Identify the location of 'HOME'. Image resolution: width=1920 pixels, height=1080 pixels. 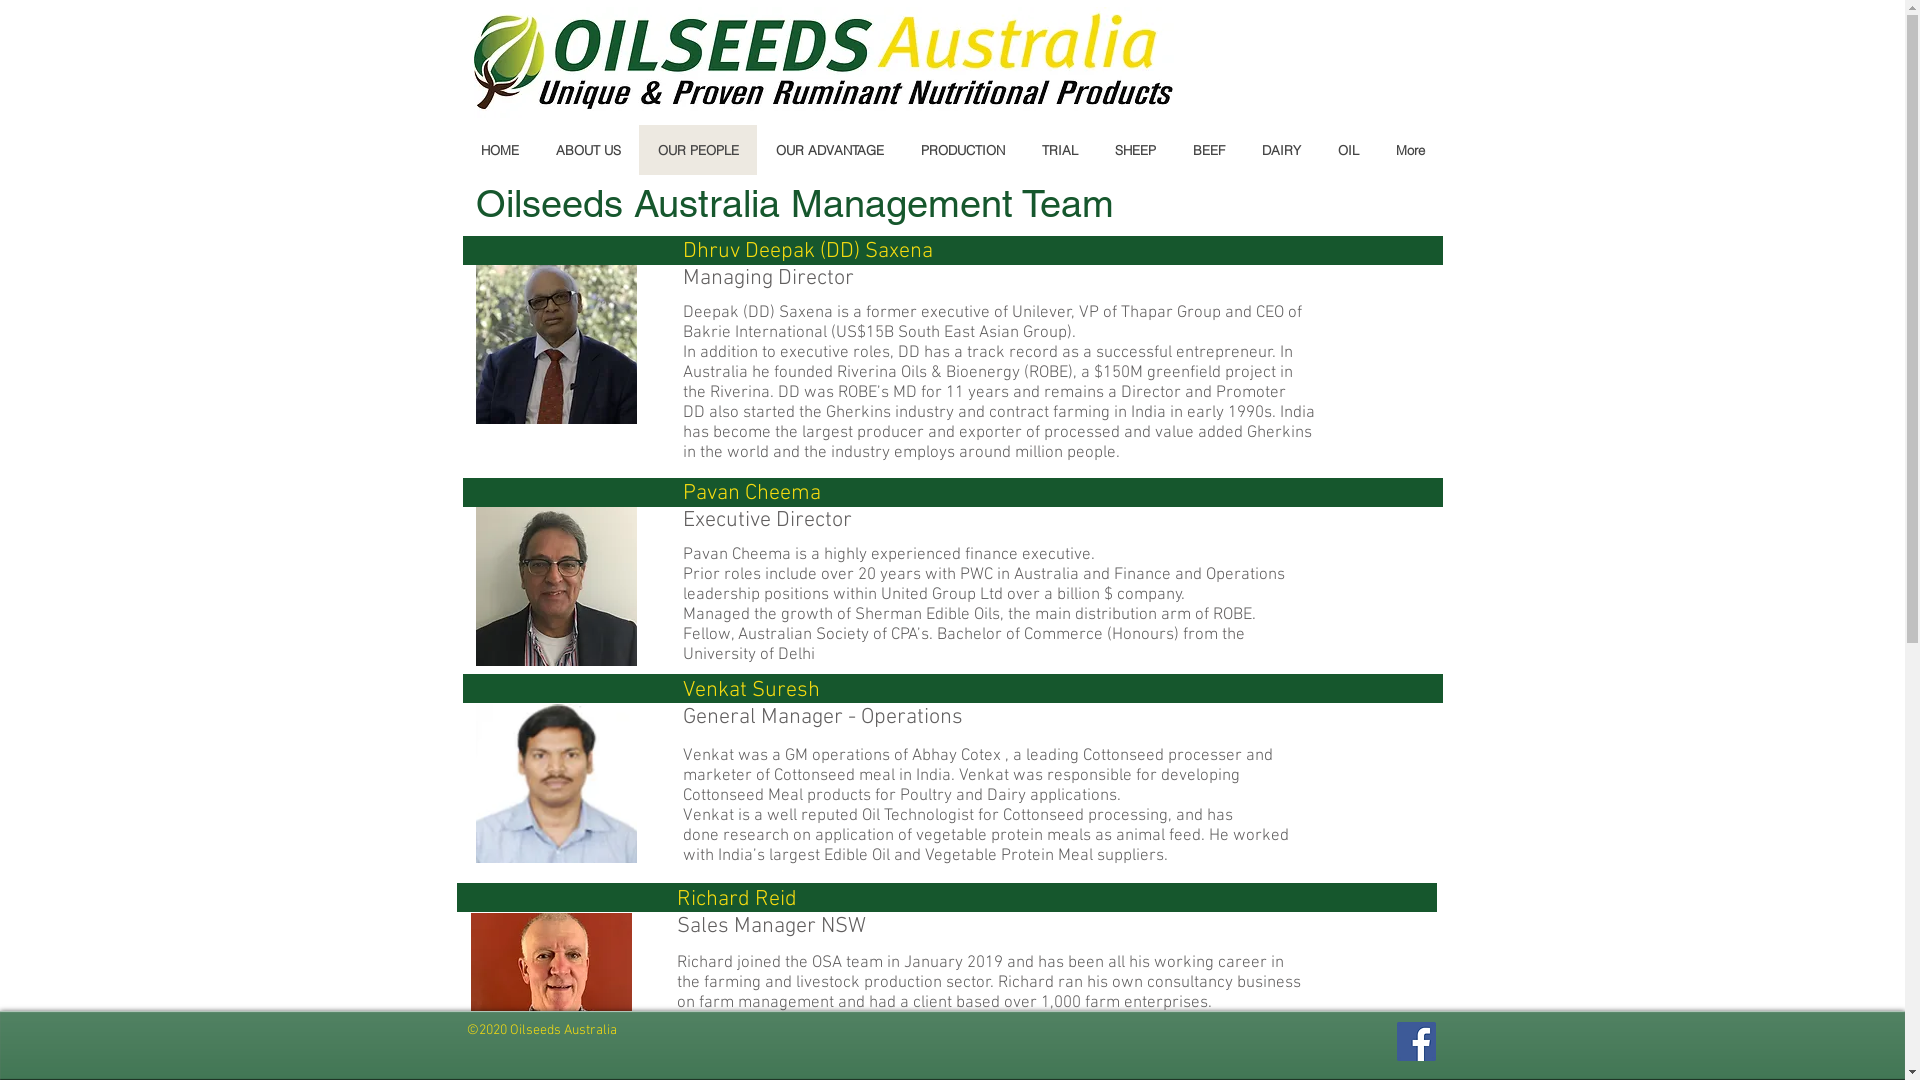
(499, 149).